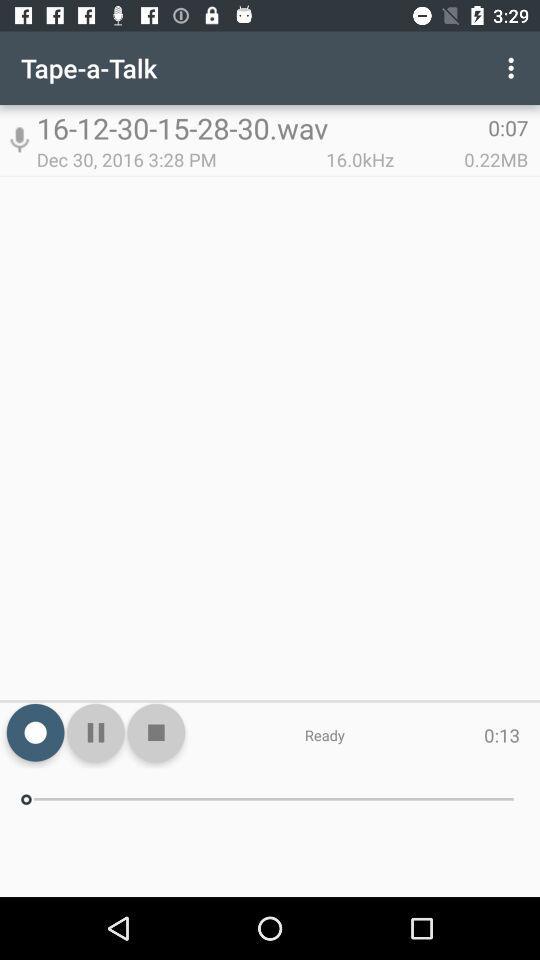  I want to click on item next to 16 12 30 item, so click(18, 139).